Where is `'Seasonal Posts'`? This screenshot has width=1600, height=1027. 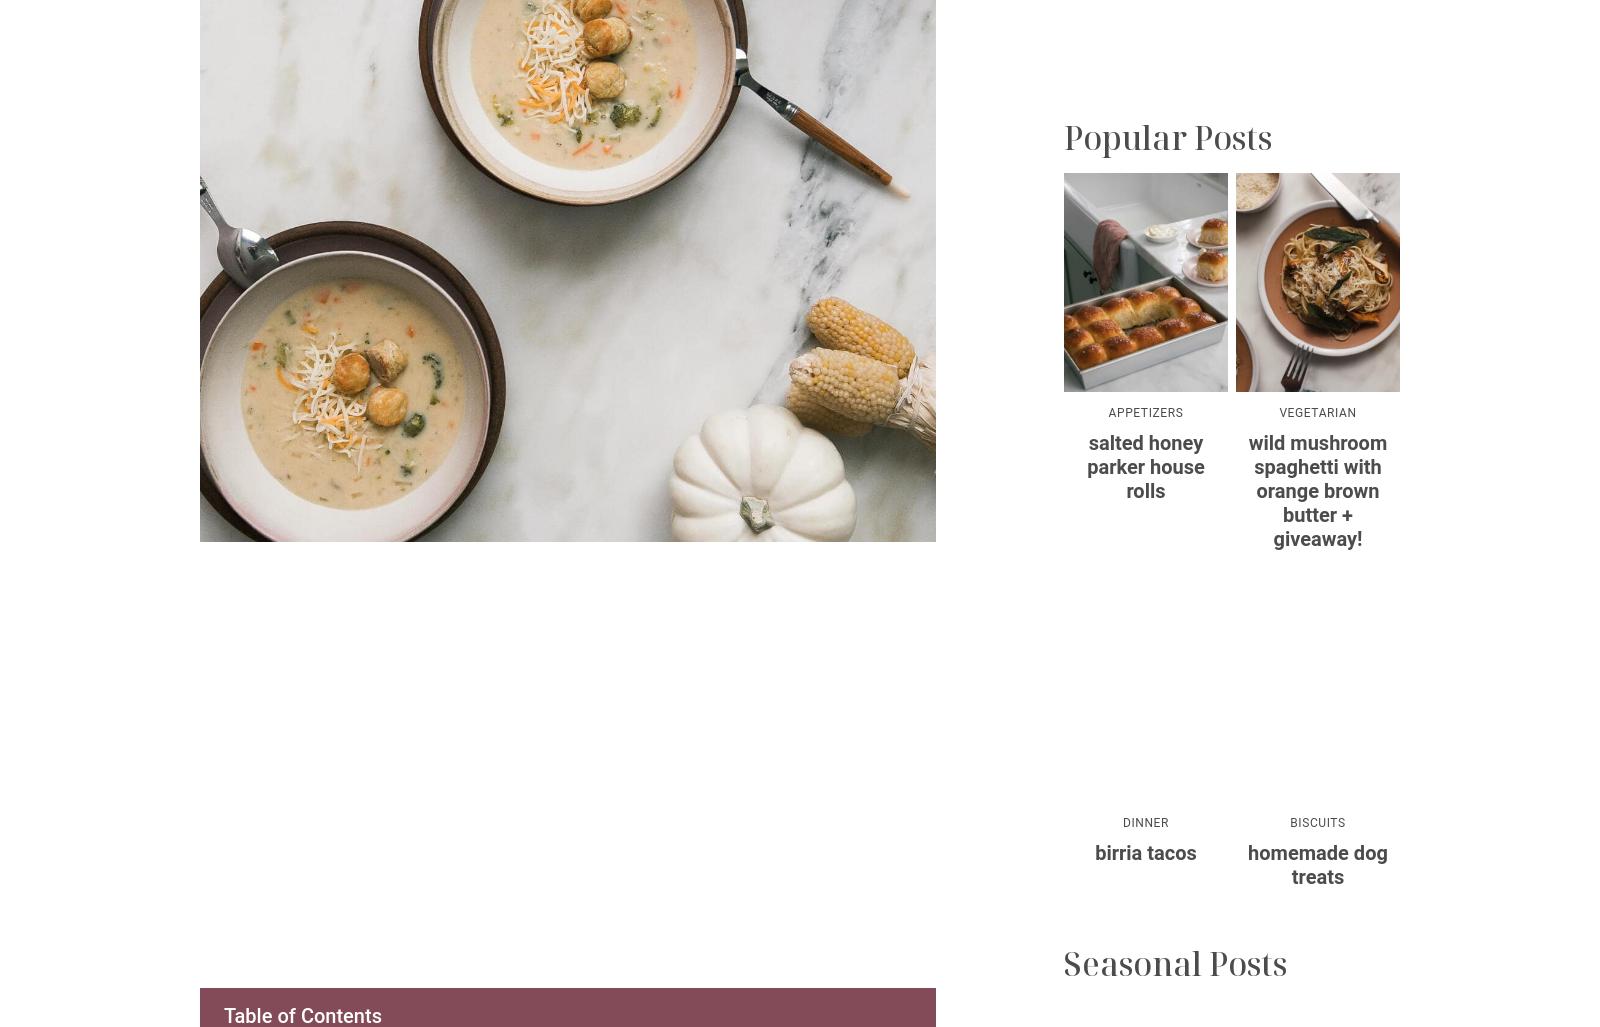 'Seasonal Posts' is located at coordinates (1175, 962).